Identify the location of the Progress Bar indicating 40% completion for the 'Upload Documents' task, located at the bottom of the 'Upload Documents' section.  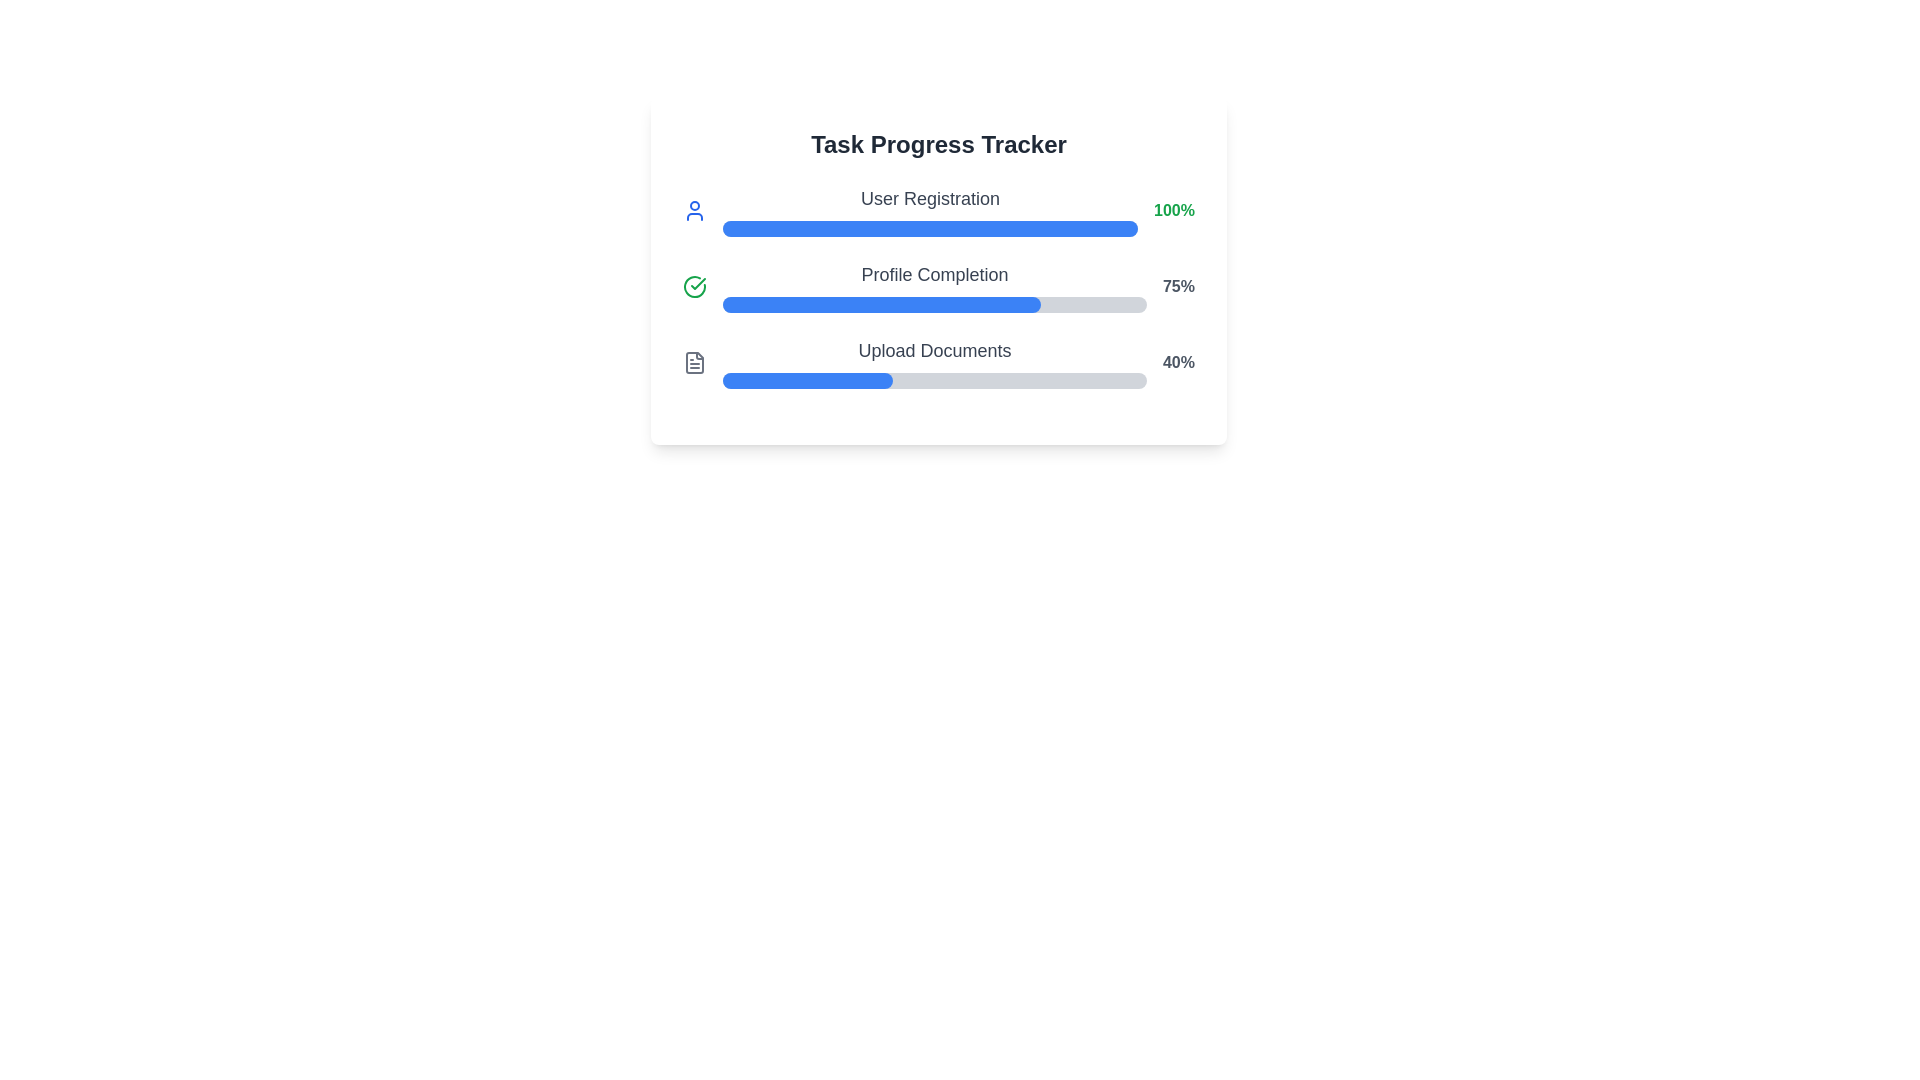
(934, 381).